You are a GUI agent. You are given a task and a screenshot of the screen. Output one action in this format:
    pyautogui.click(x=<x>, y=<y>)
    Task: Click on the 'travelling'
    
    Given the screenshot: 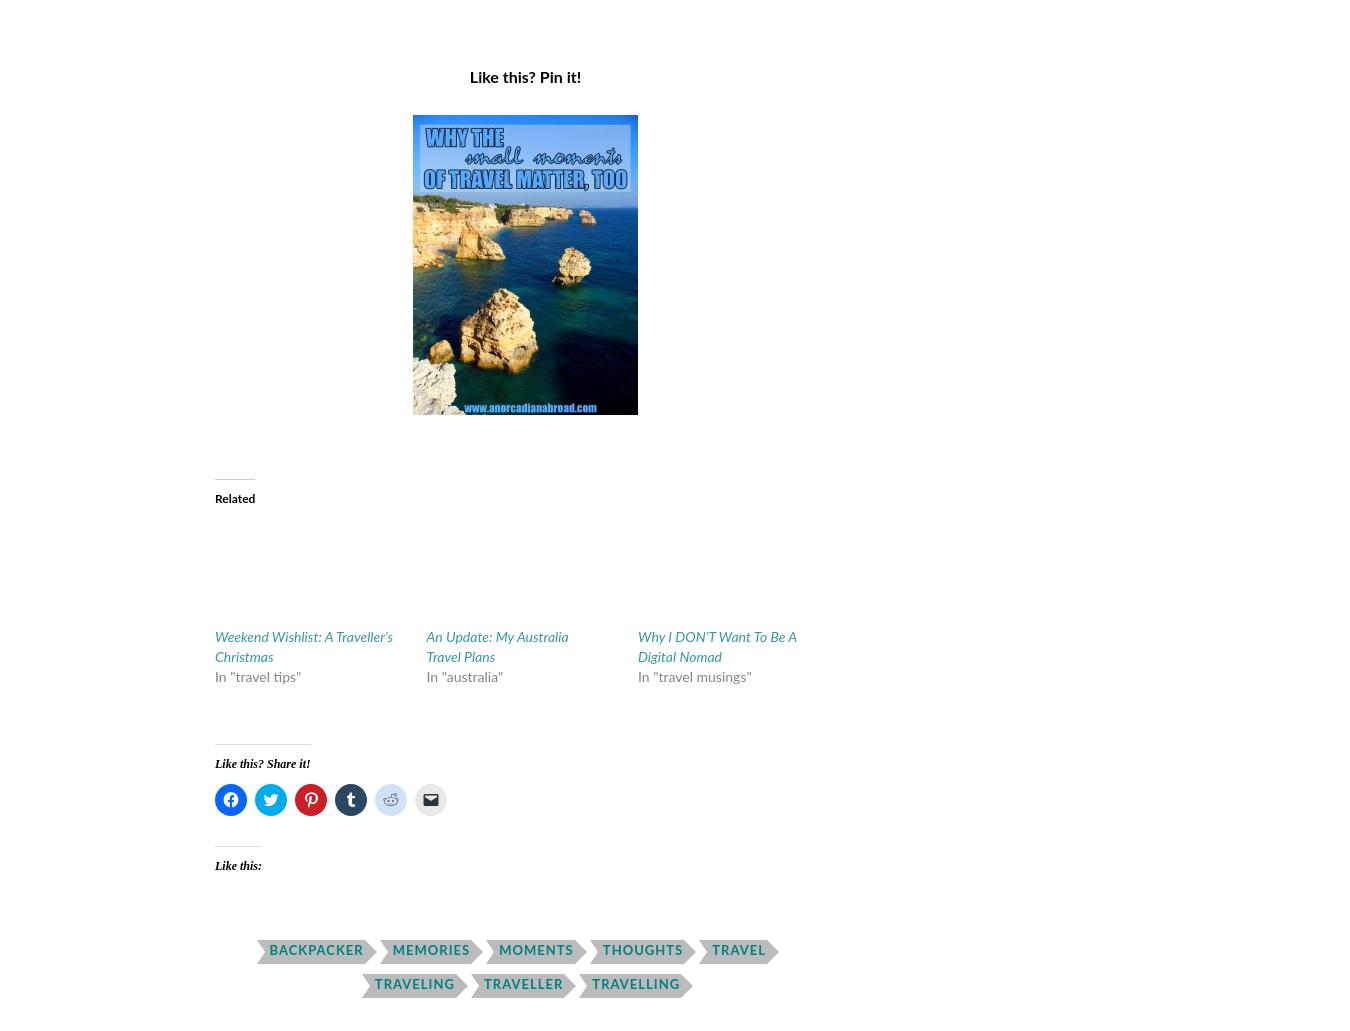 What is the action you would take?
    pyautogui.click(x=635, y=983)
    